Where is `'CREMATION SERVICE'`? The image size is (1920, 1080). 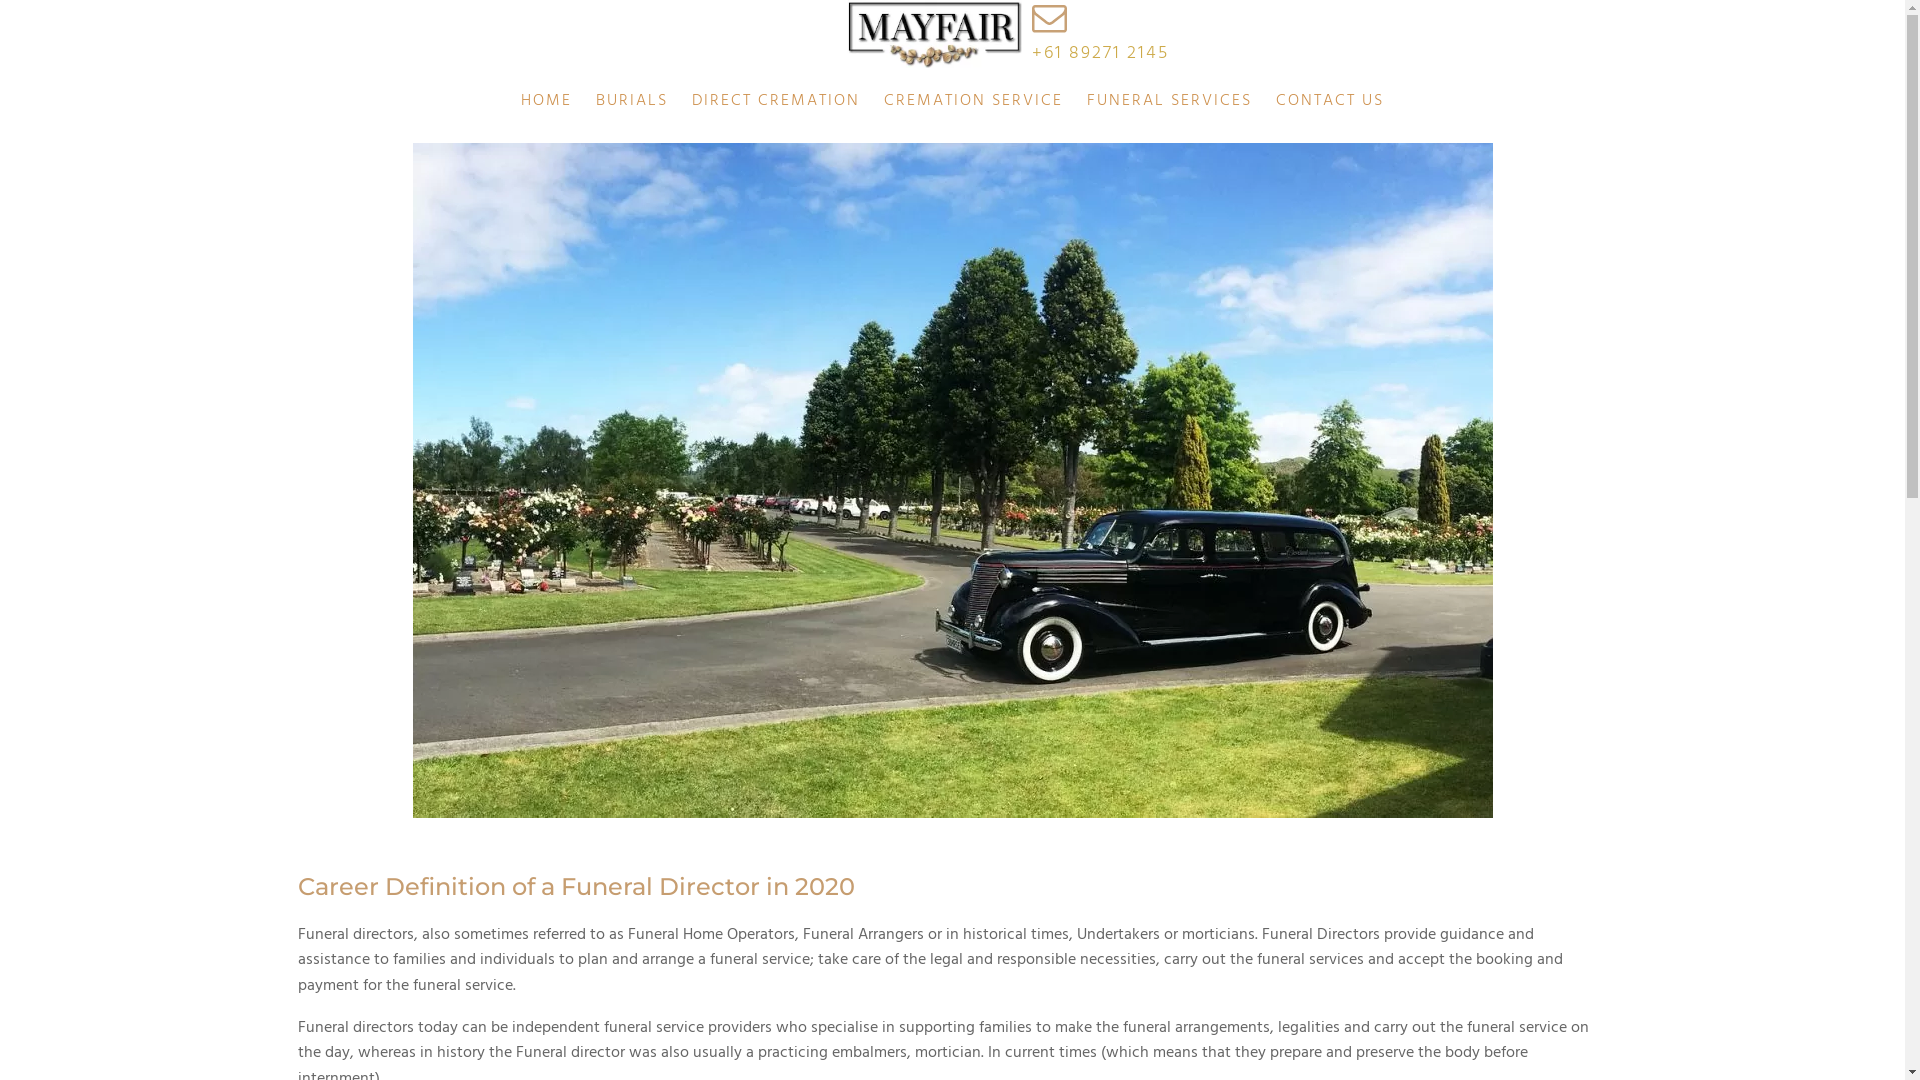 'CREMATION SERVICE' is located at coordinates (973, 101).